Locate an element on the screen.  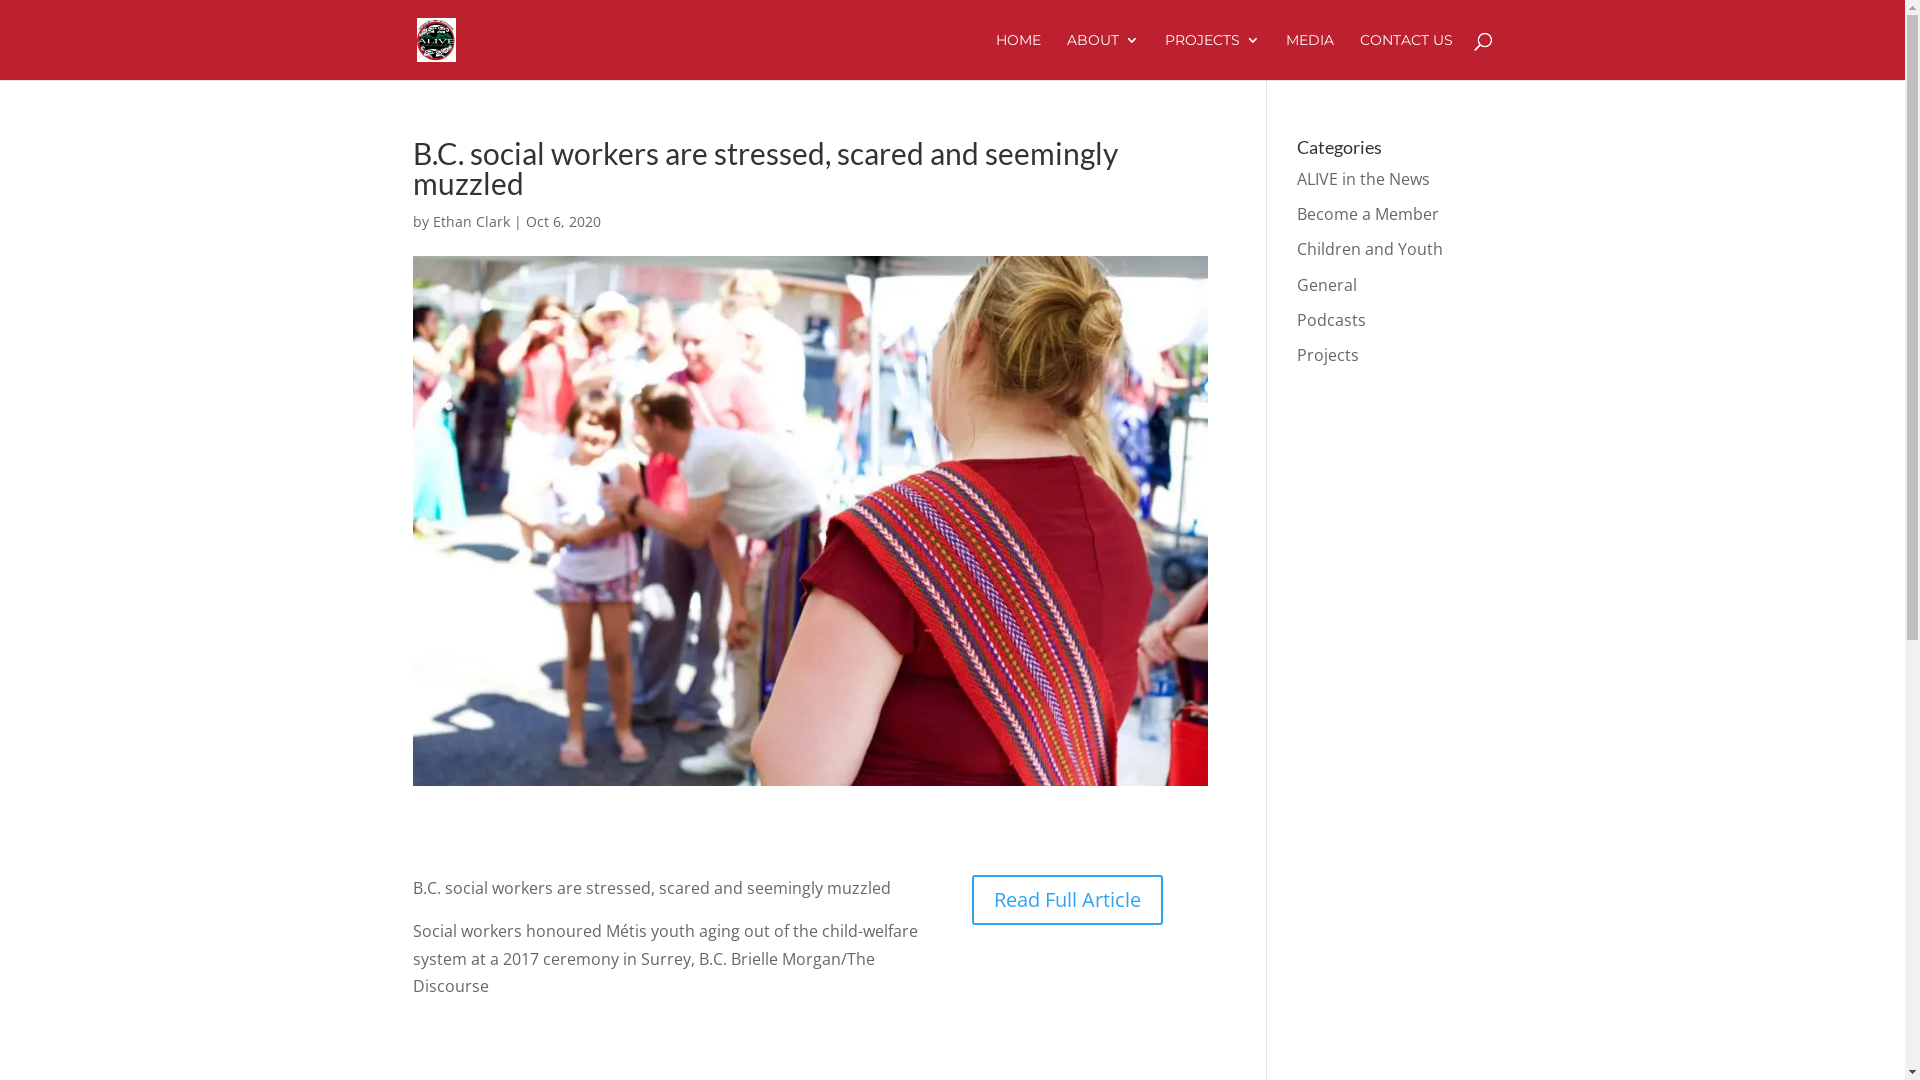
'Become a Member' is located at coordinates (1367, 213).